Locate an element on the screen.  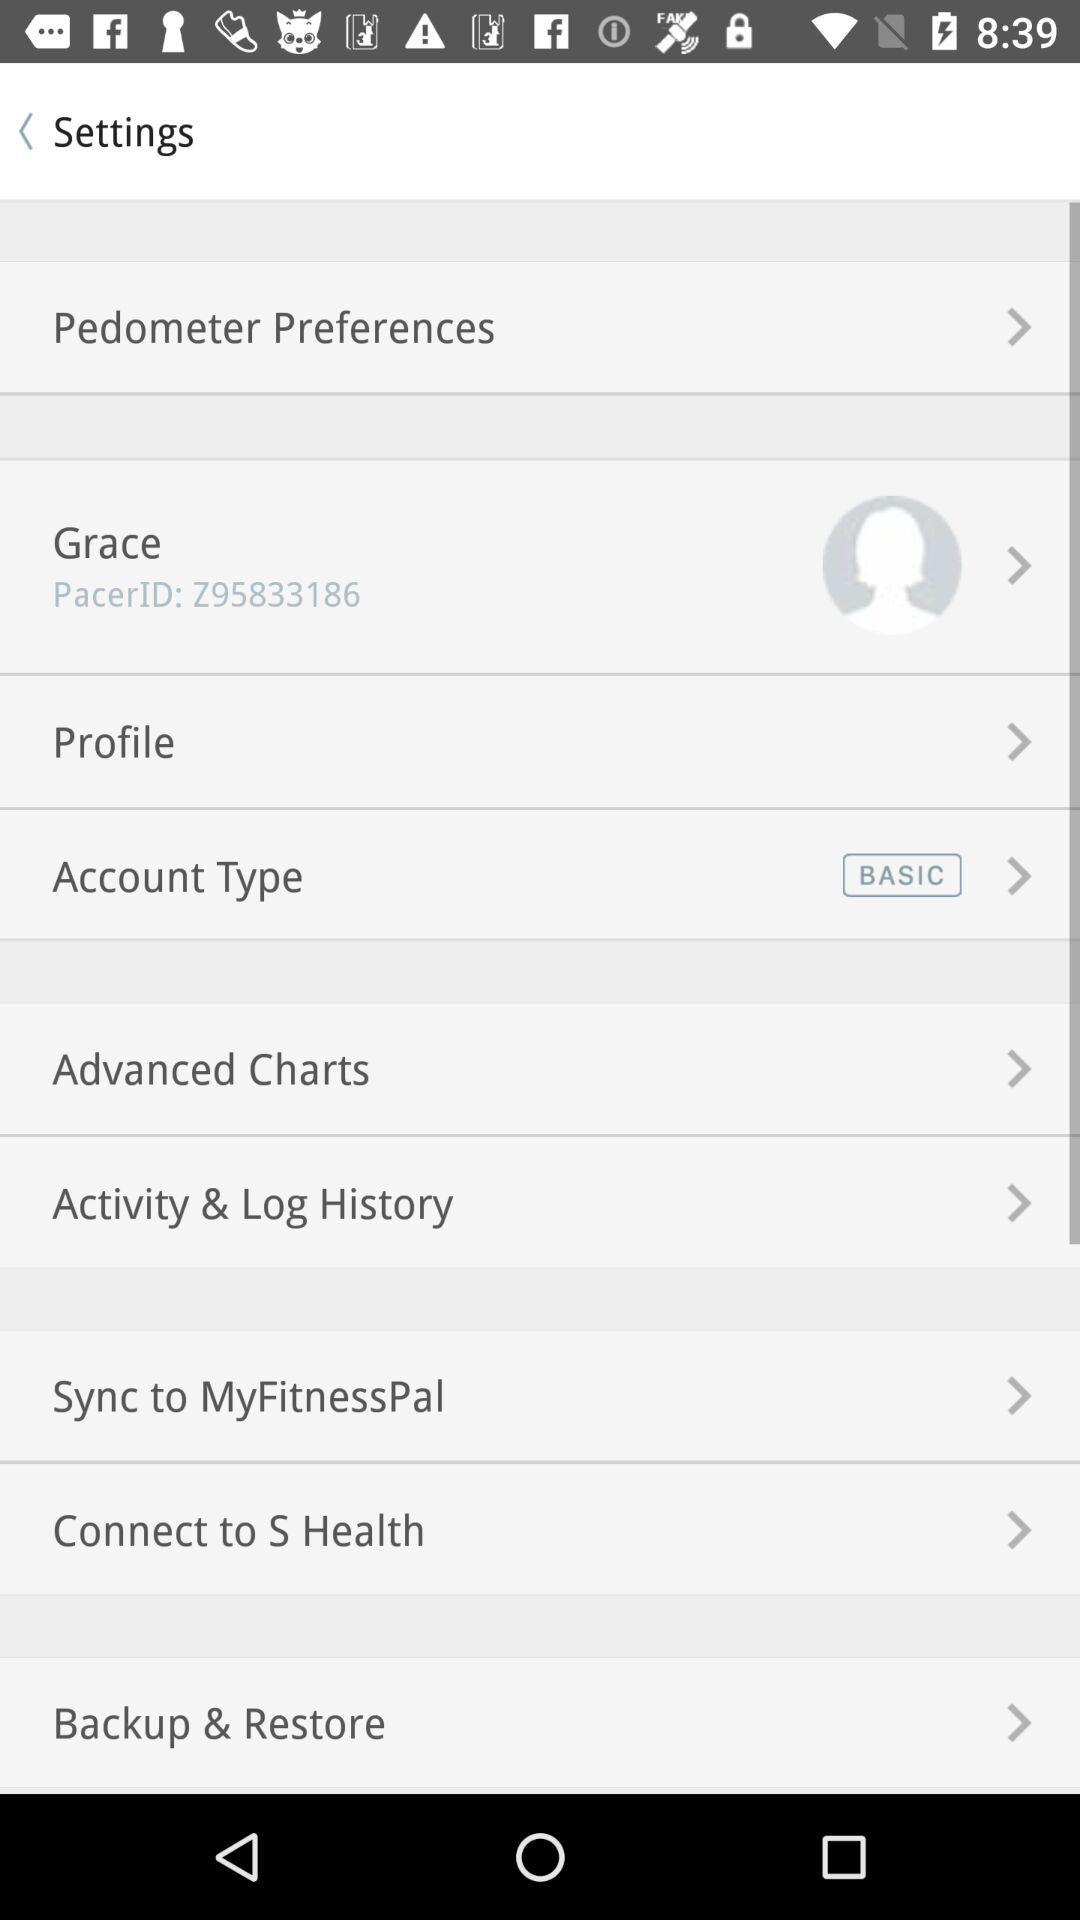
profile icon is located at coordinates (86, 740).